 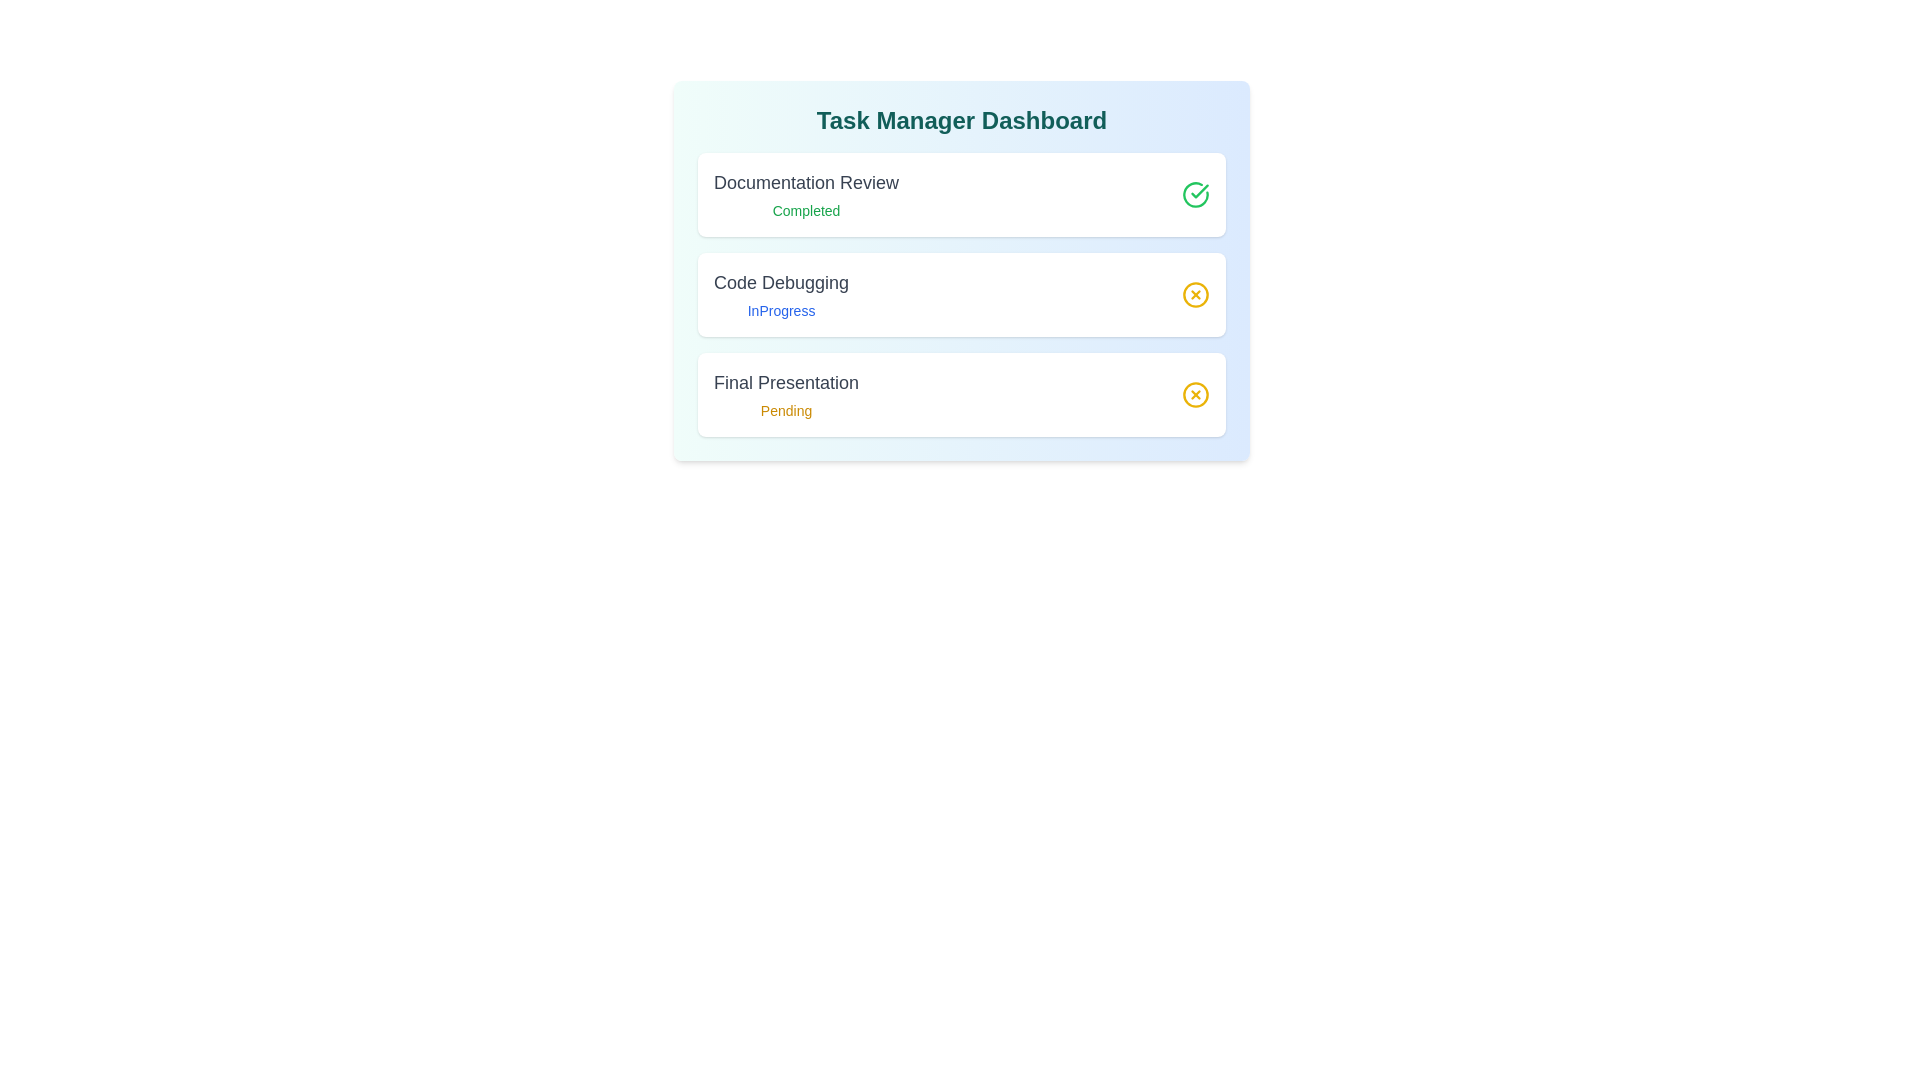 What do you see at coordinates (785, 382) in the screenshot?
I see `the task title Final Presentation` at bounding box center [785, 382].